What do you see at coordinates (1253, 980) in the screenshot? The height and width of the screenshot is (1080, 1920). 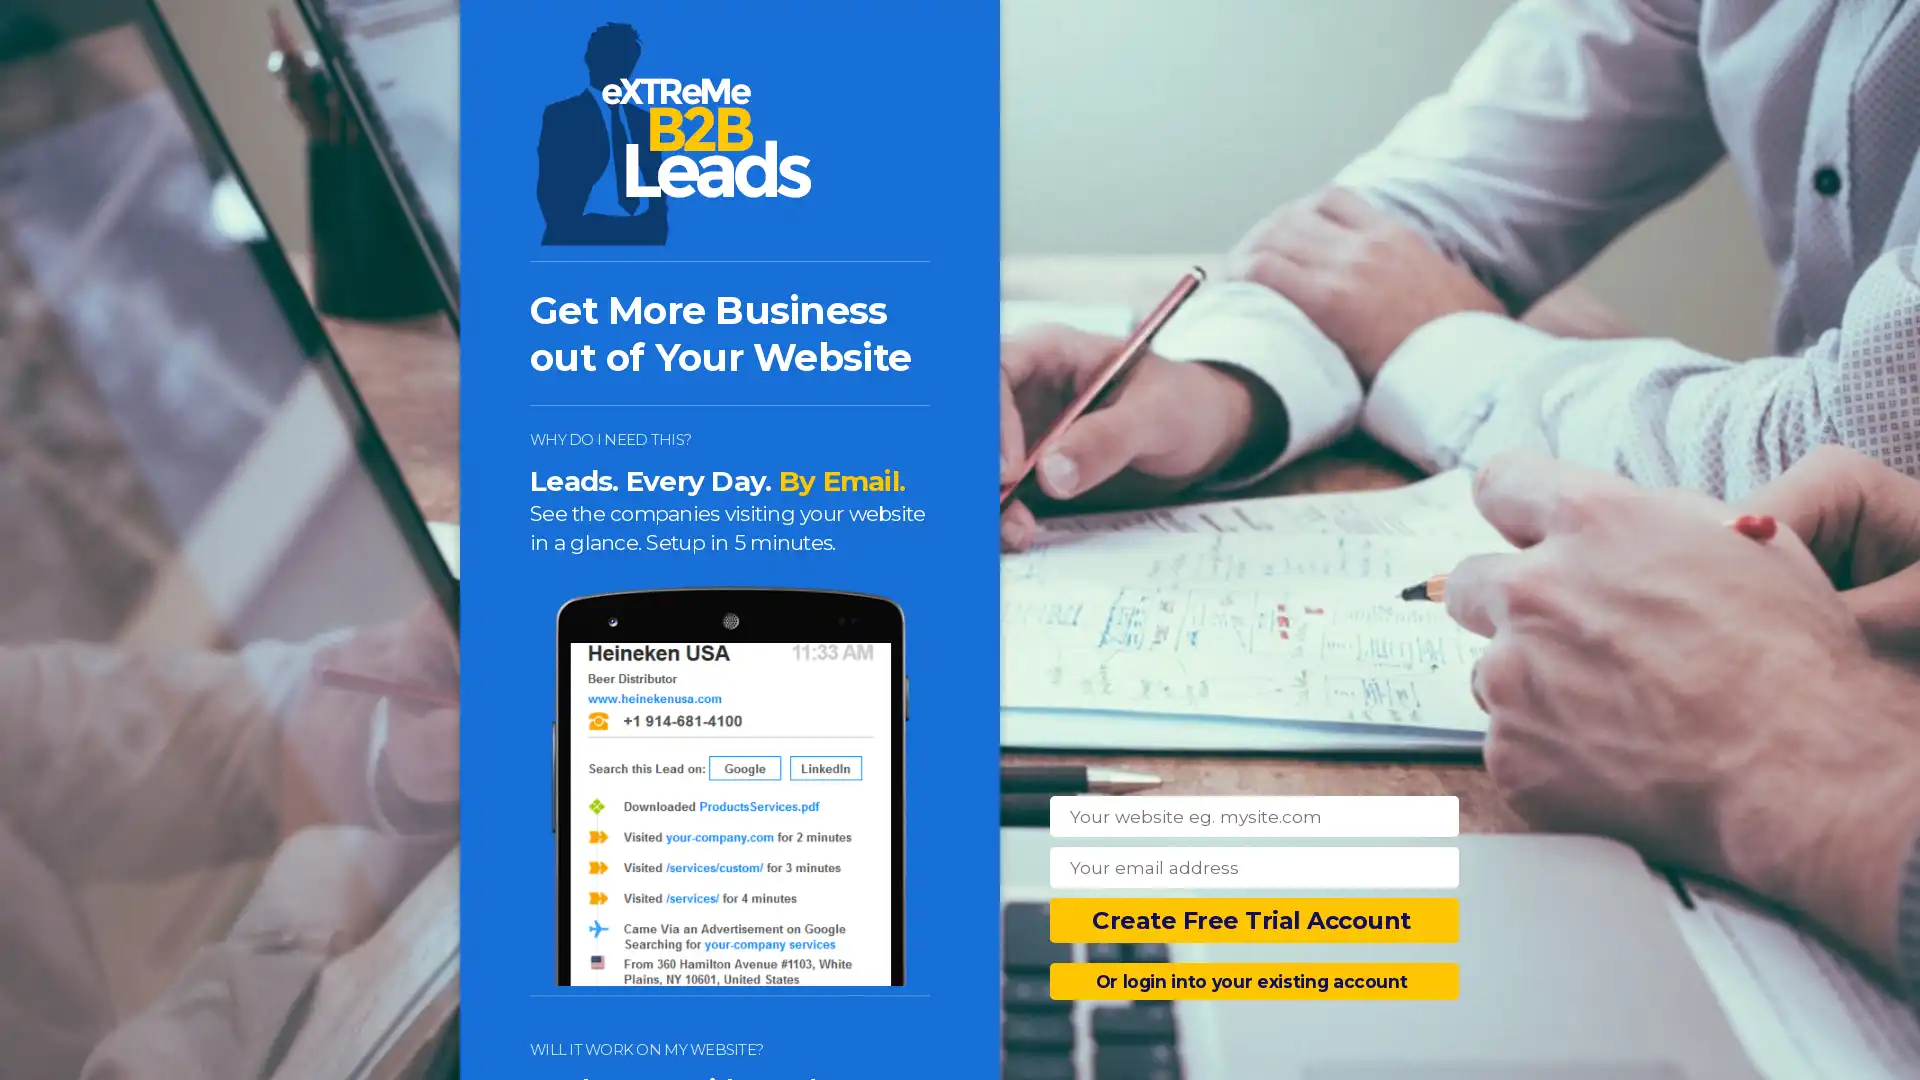 I see `Or login into your existing account` at bounding box center [1253, 980].